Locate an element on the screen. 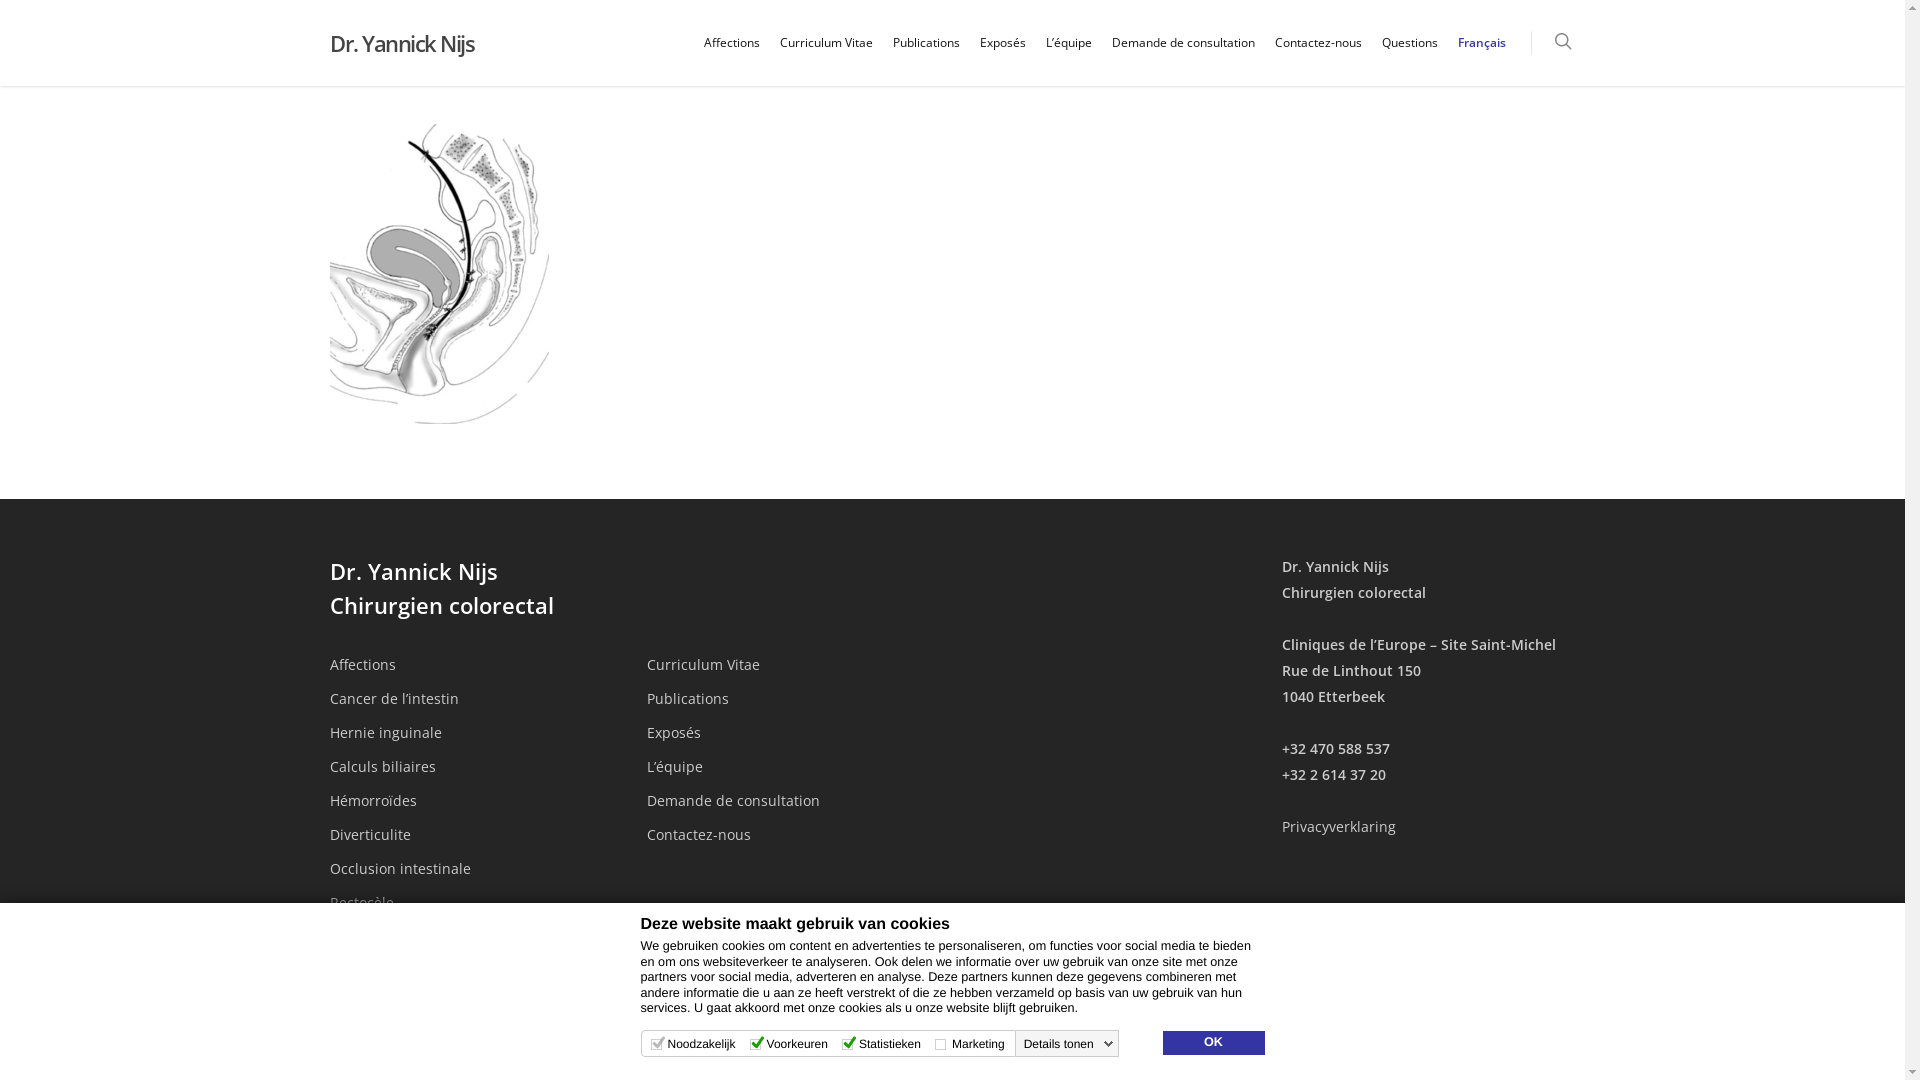 The height and width of the screenshot is (1080, 1920). 'Contactez-nous' is located at coordinates (792, 834).